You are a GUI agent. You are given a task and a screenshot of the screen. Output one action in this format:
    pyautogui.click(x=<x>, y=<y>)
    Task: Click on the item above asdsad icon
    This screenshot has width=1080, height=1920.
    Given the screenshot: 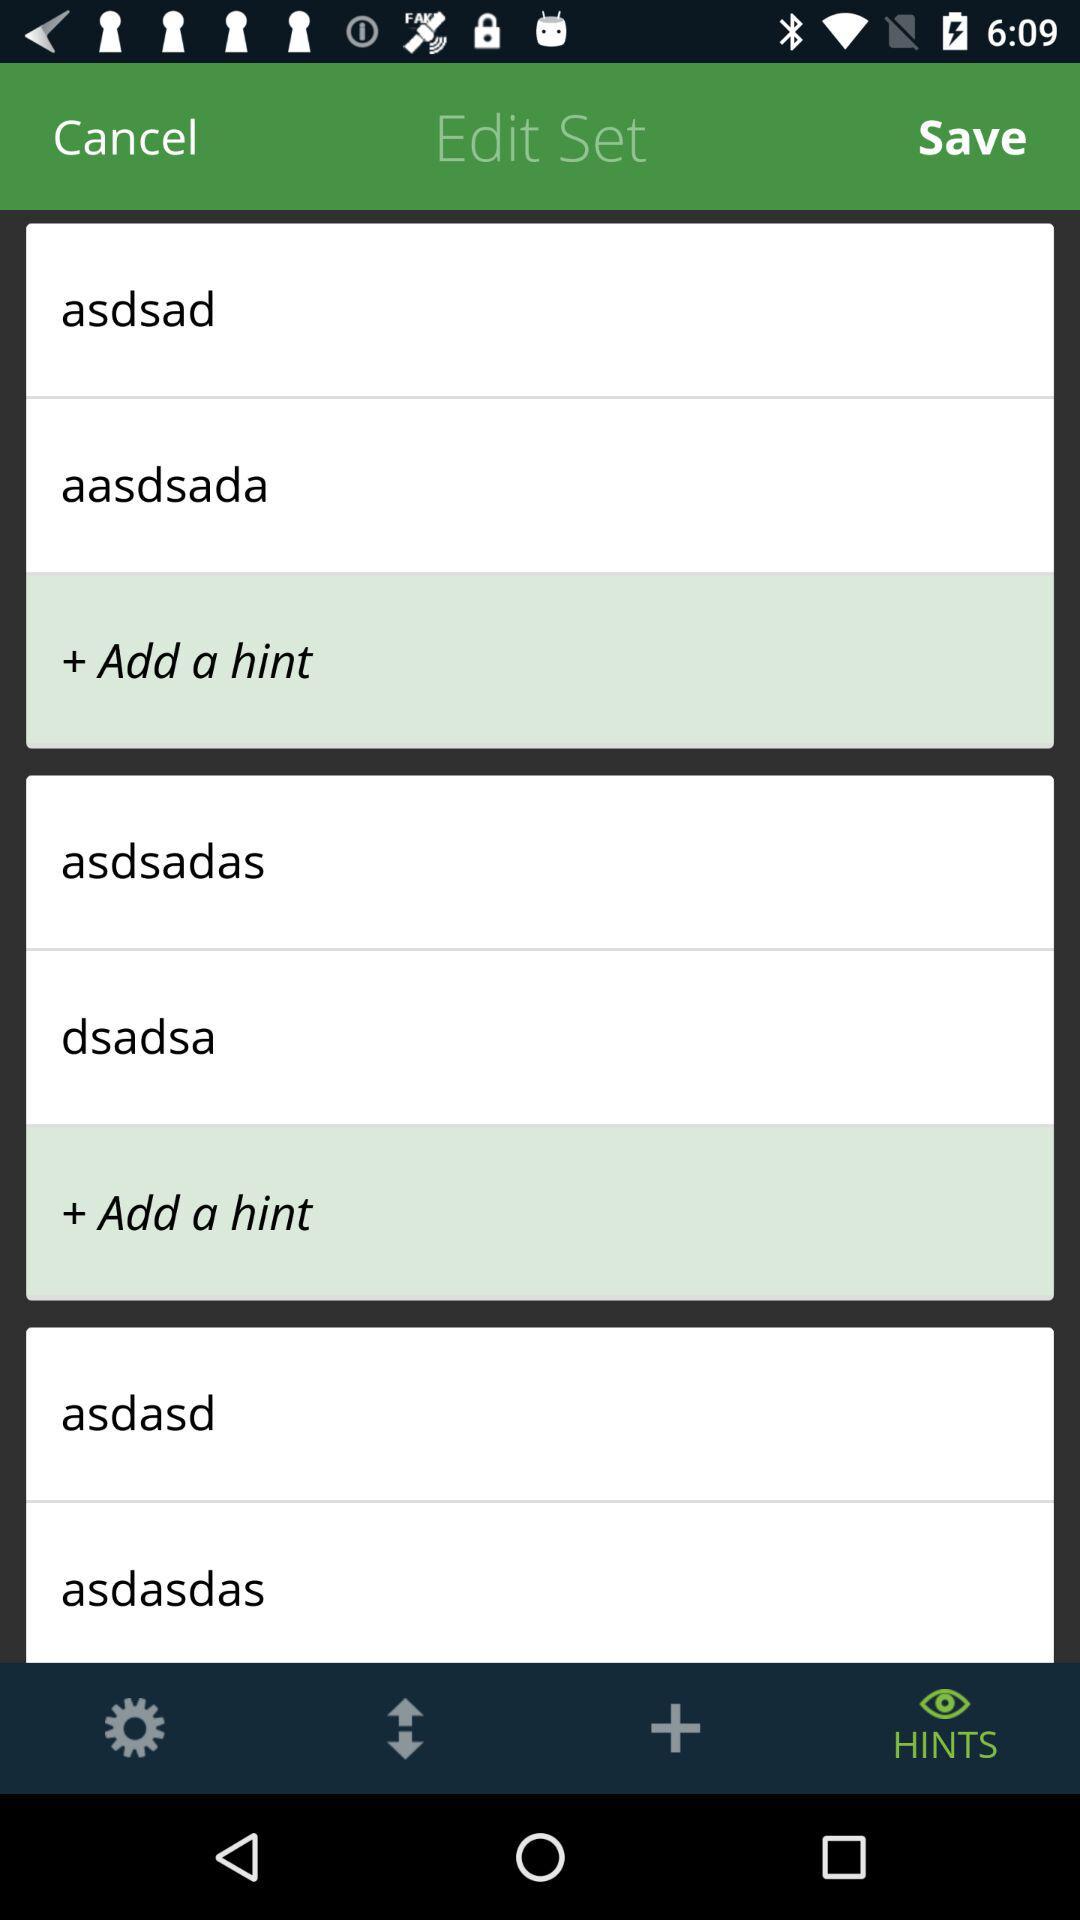 What is the action you would take?
    pyautogui.click(x=125, y=135)
    